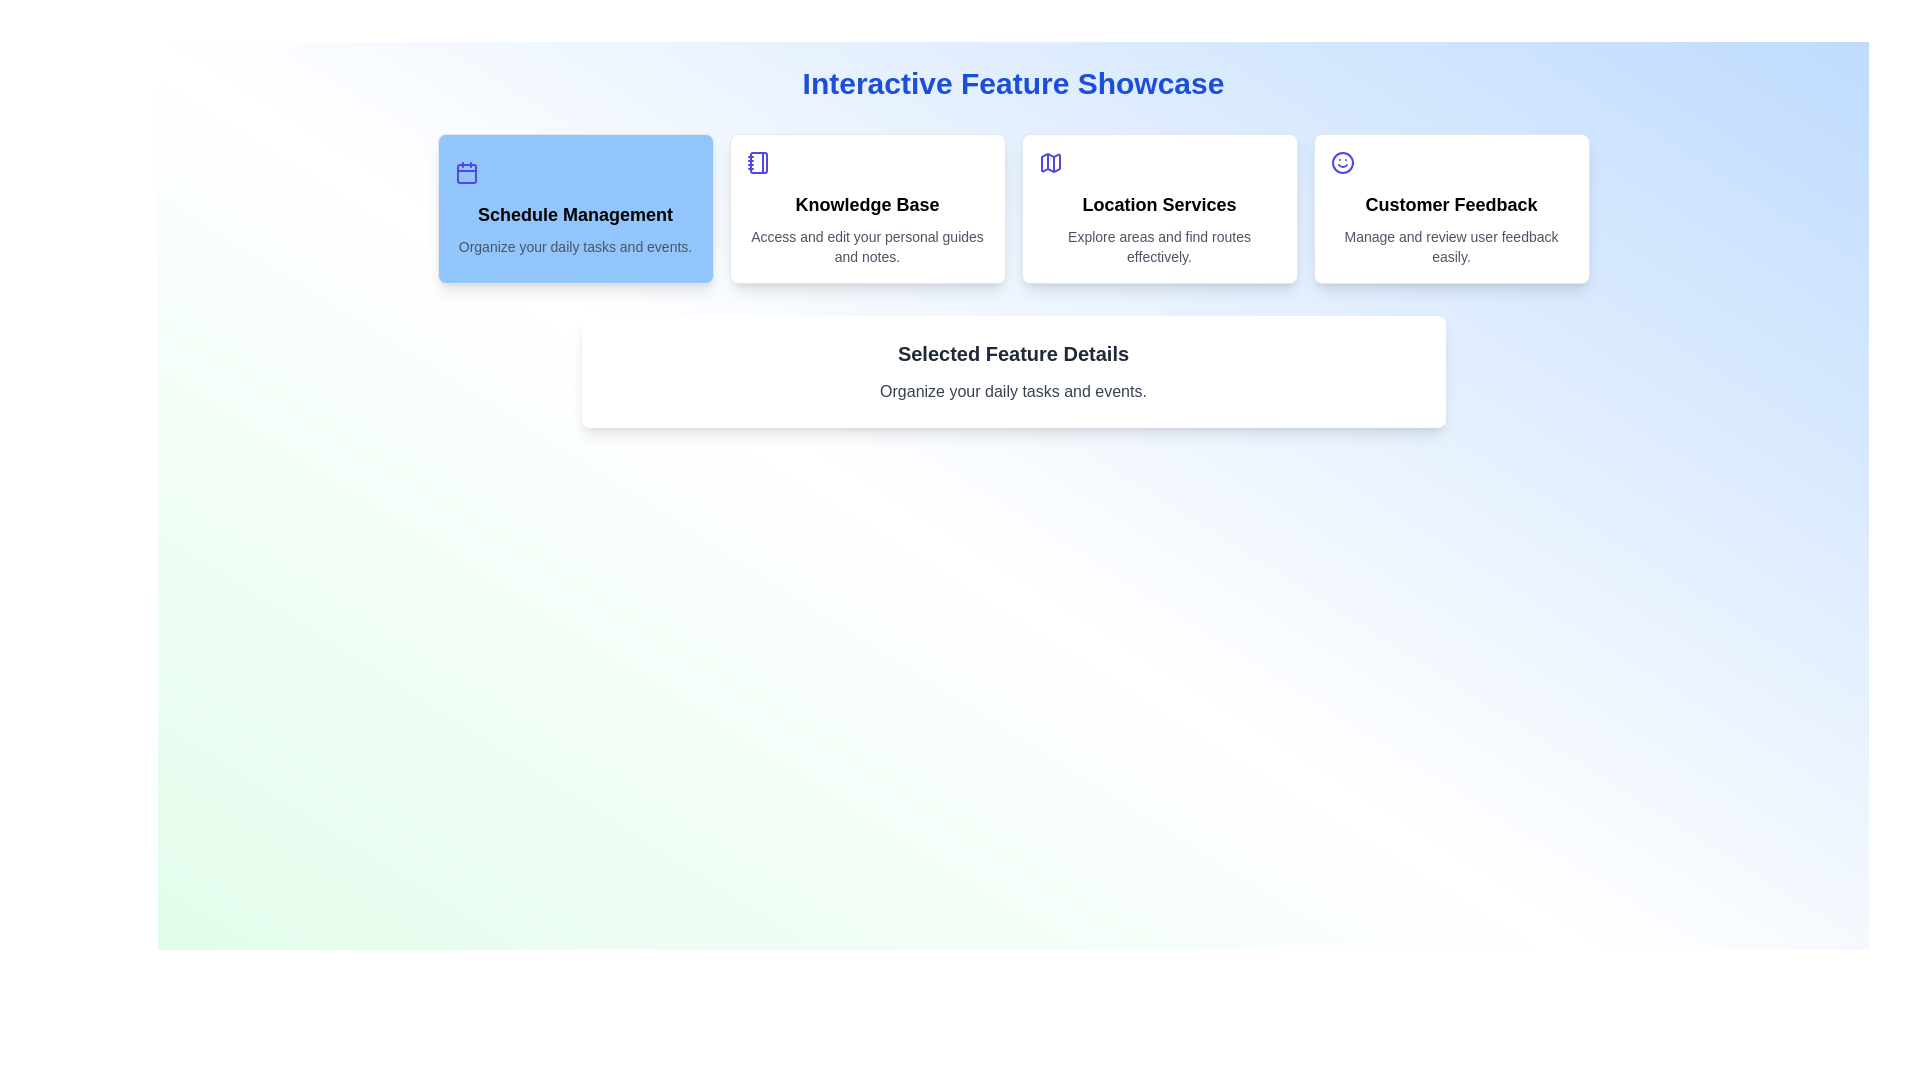 The height and width of the screenshot is (1080, 1920). What do you see at coordinates (867, 245) in the screenshot?
I see `the static text displaying 'Access and edit your personal guides and notes.' located beneath the title 'Knowledge Base' in the second column of cards` at bounding box center [867, 245].